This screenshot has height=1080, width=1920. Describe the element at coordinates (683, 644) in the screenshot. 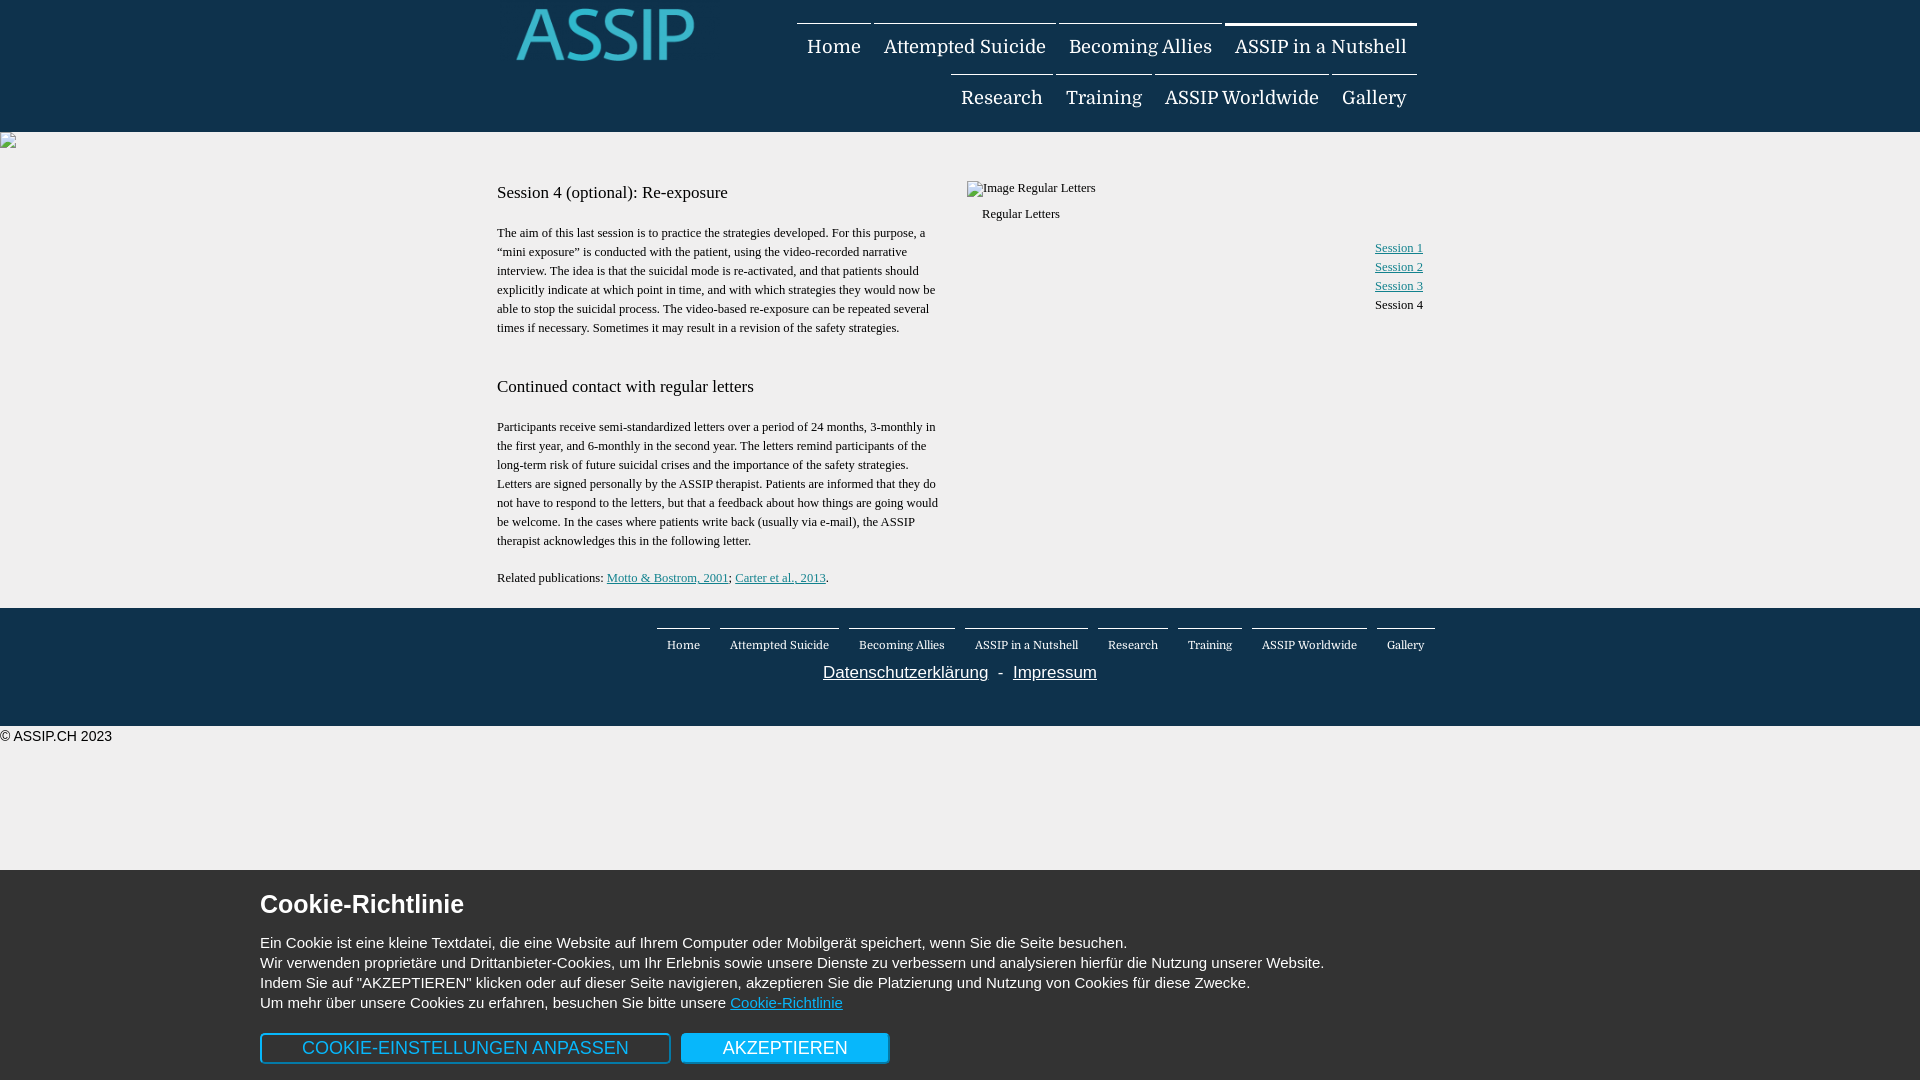

I see `'Home'` at that location.